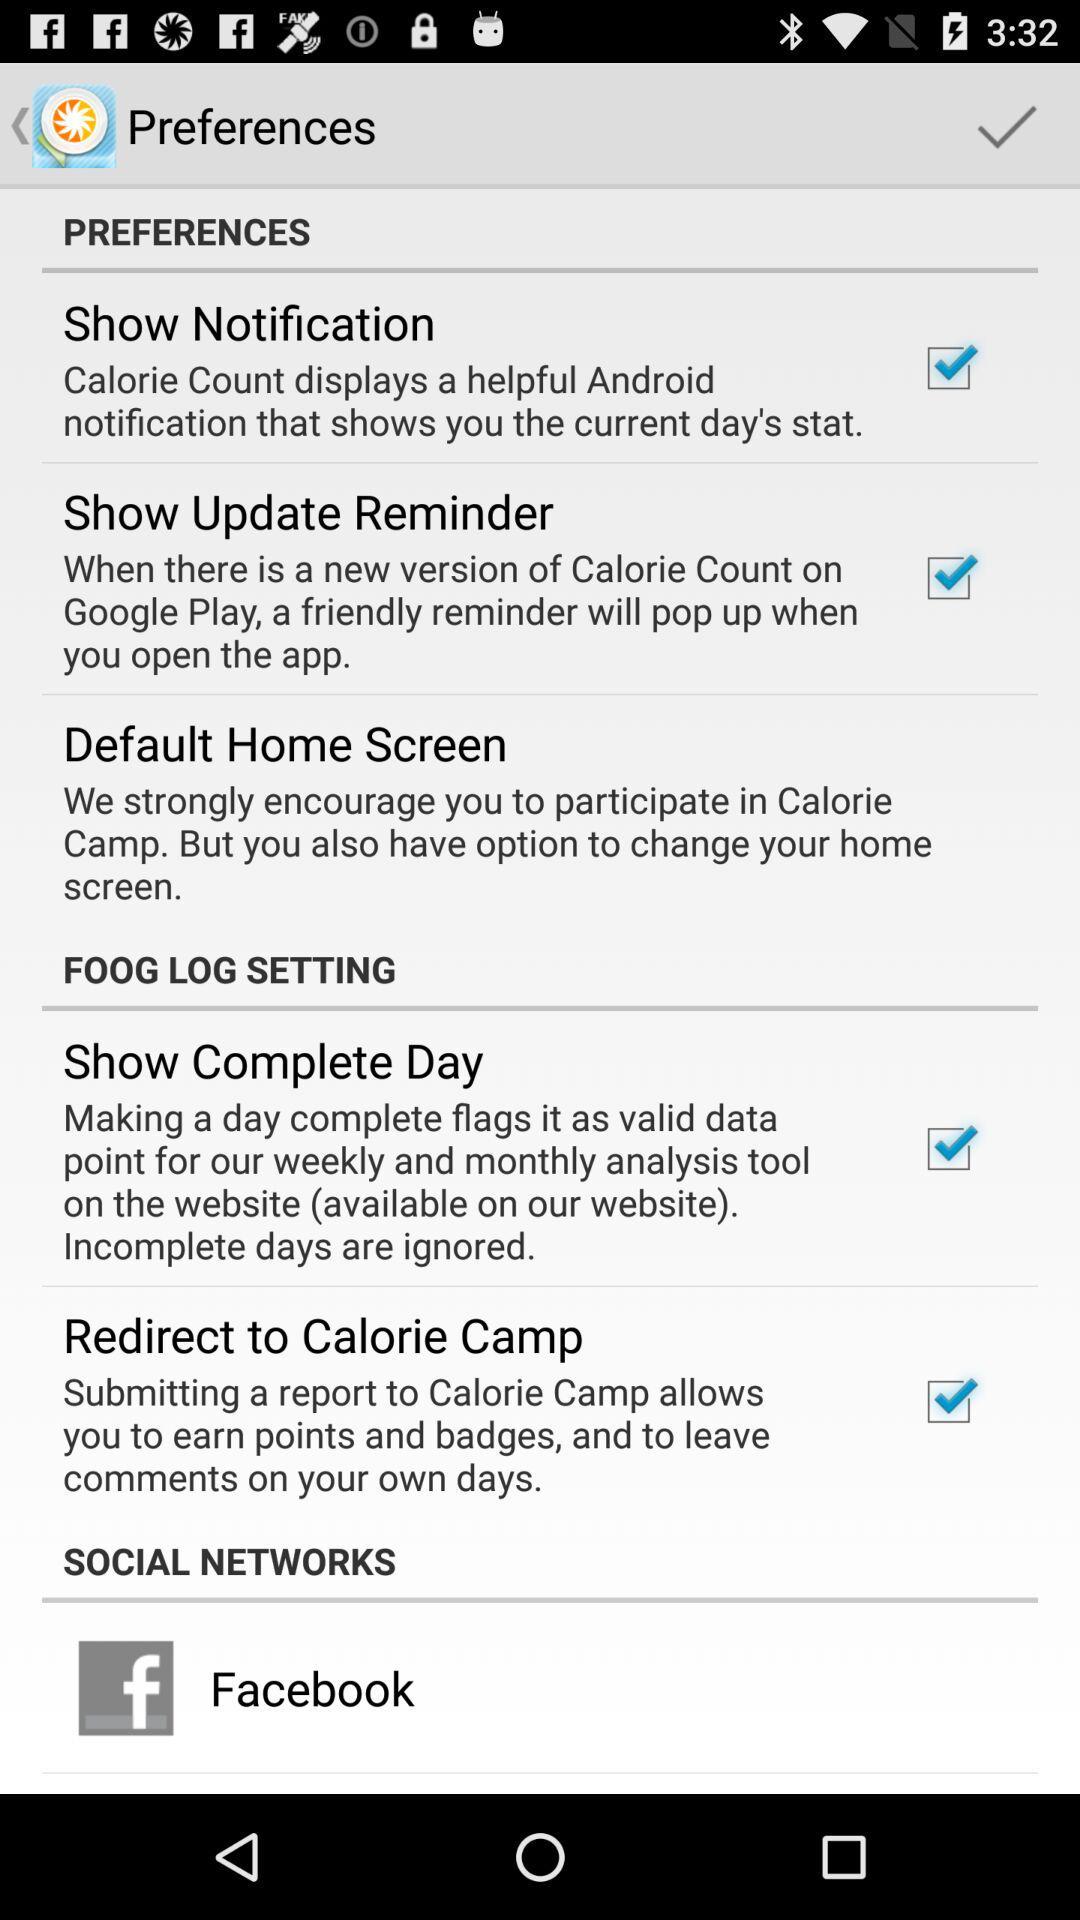 Image resolution: width=1080 pixels, height=1920 pixels. I want to click on social networks icon, so click(540, 1559).